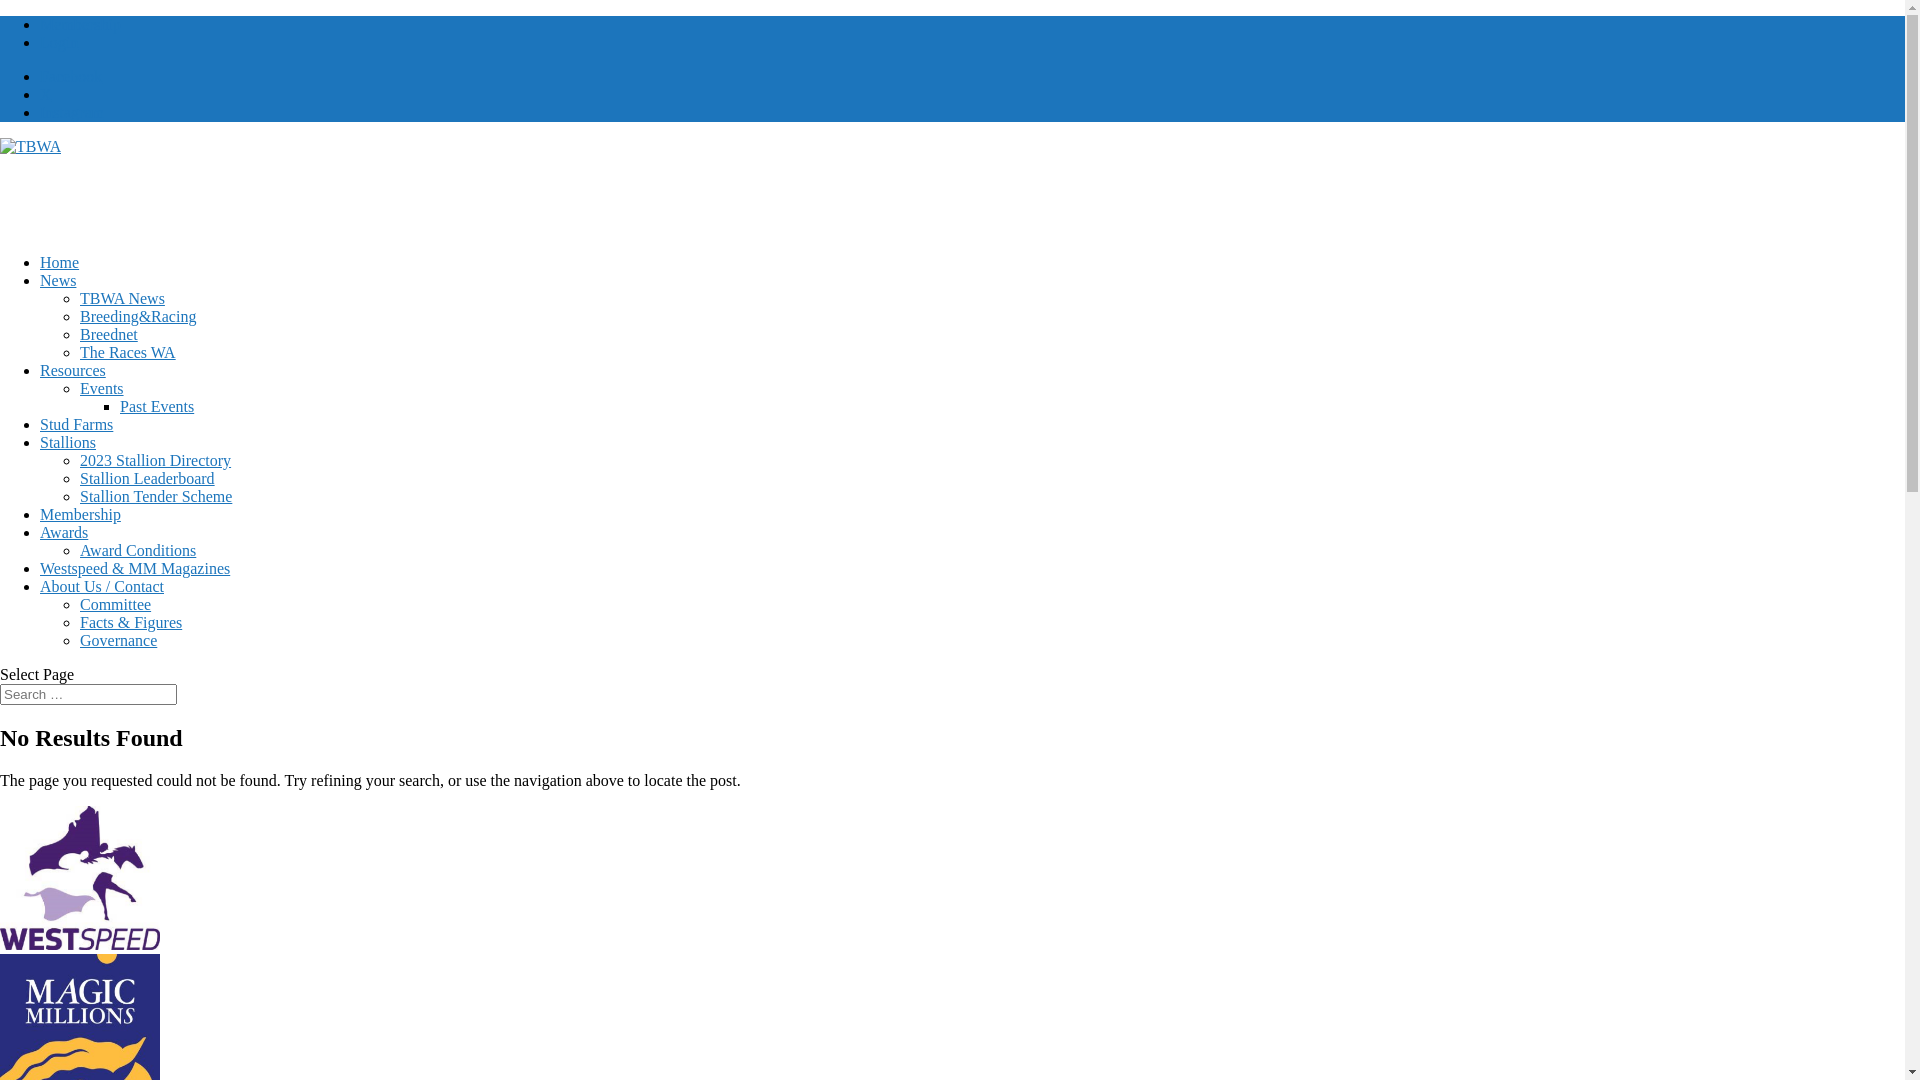 The image size is (1920, 1080). What do you see at coordinates (121, 298) in the screenshot?
I see `'TBWA News'` at bounding box center [121, 298].